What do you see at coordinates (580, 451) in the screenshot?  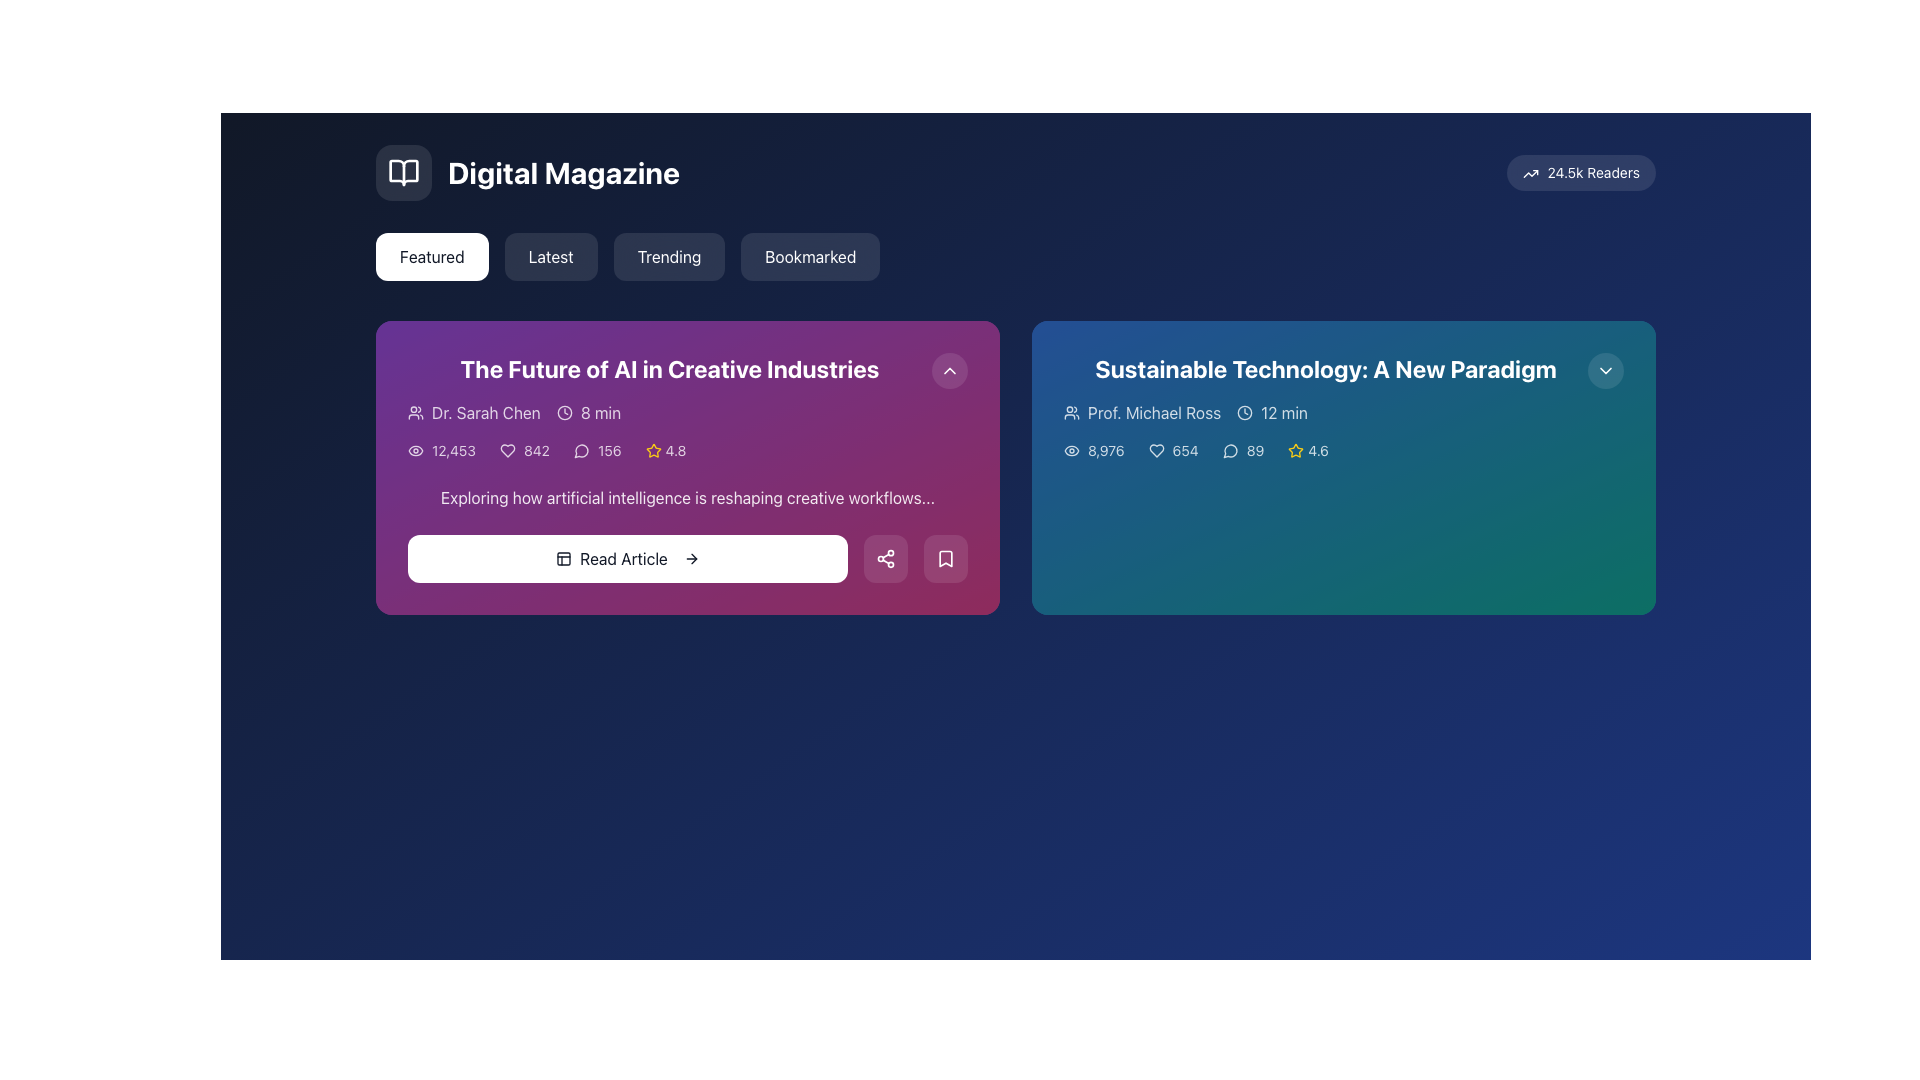 I see `the speech bubble icon located slightly to the right of the 'Read Article' button on the purple card labeled 'The Future of AI in Creative Industries'` at bounding box center [580, 451].